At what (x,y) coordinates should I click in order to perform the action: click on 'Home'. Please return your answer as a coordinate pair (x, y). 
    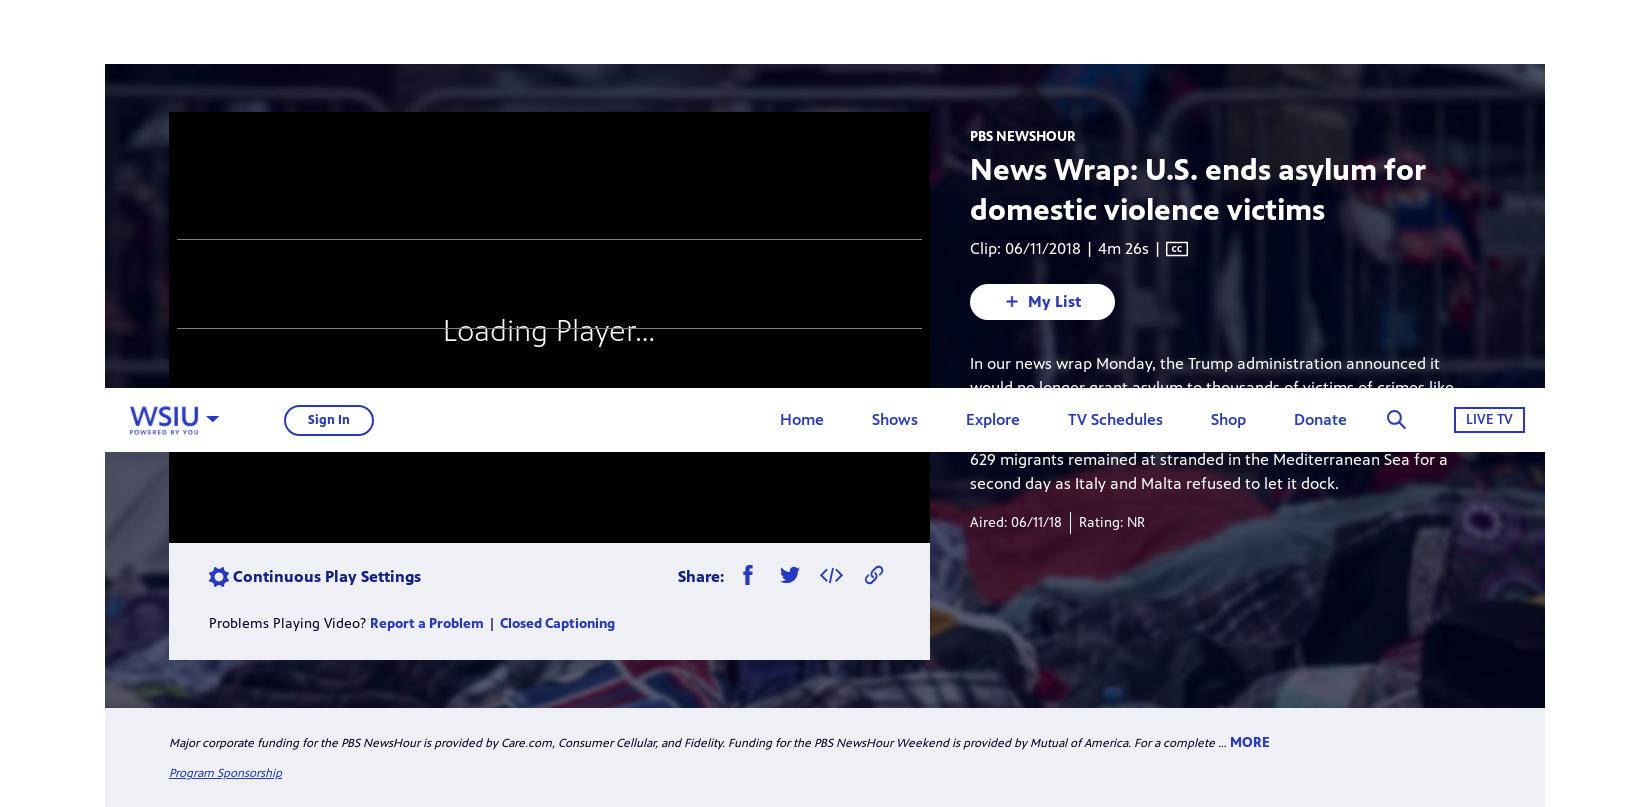
    Looking at the image, I should click on (801, 31).